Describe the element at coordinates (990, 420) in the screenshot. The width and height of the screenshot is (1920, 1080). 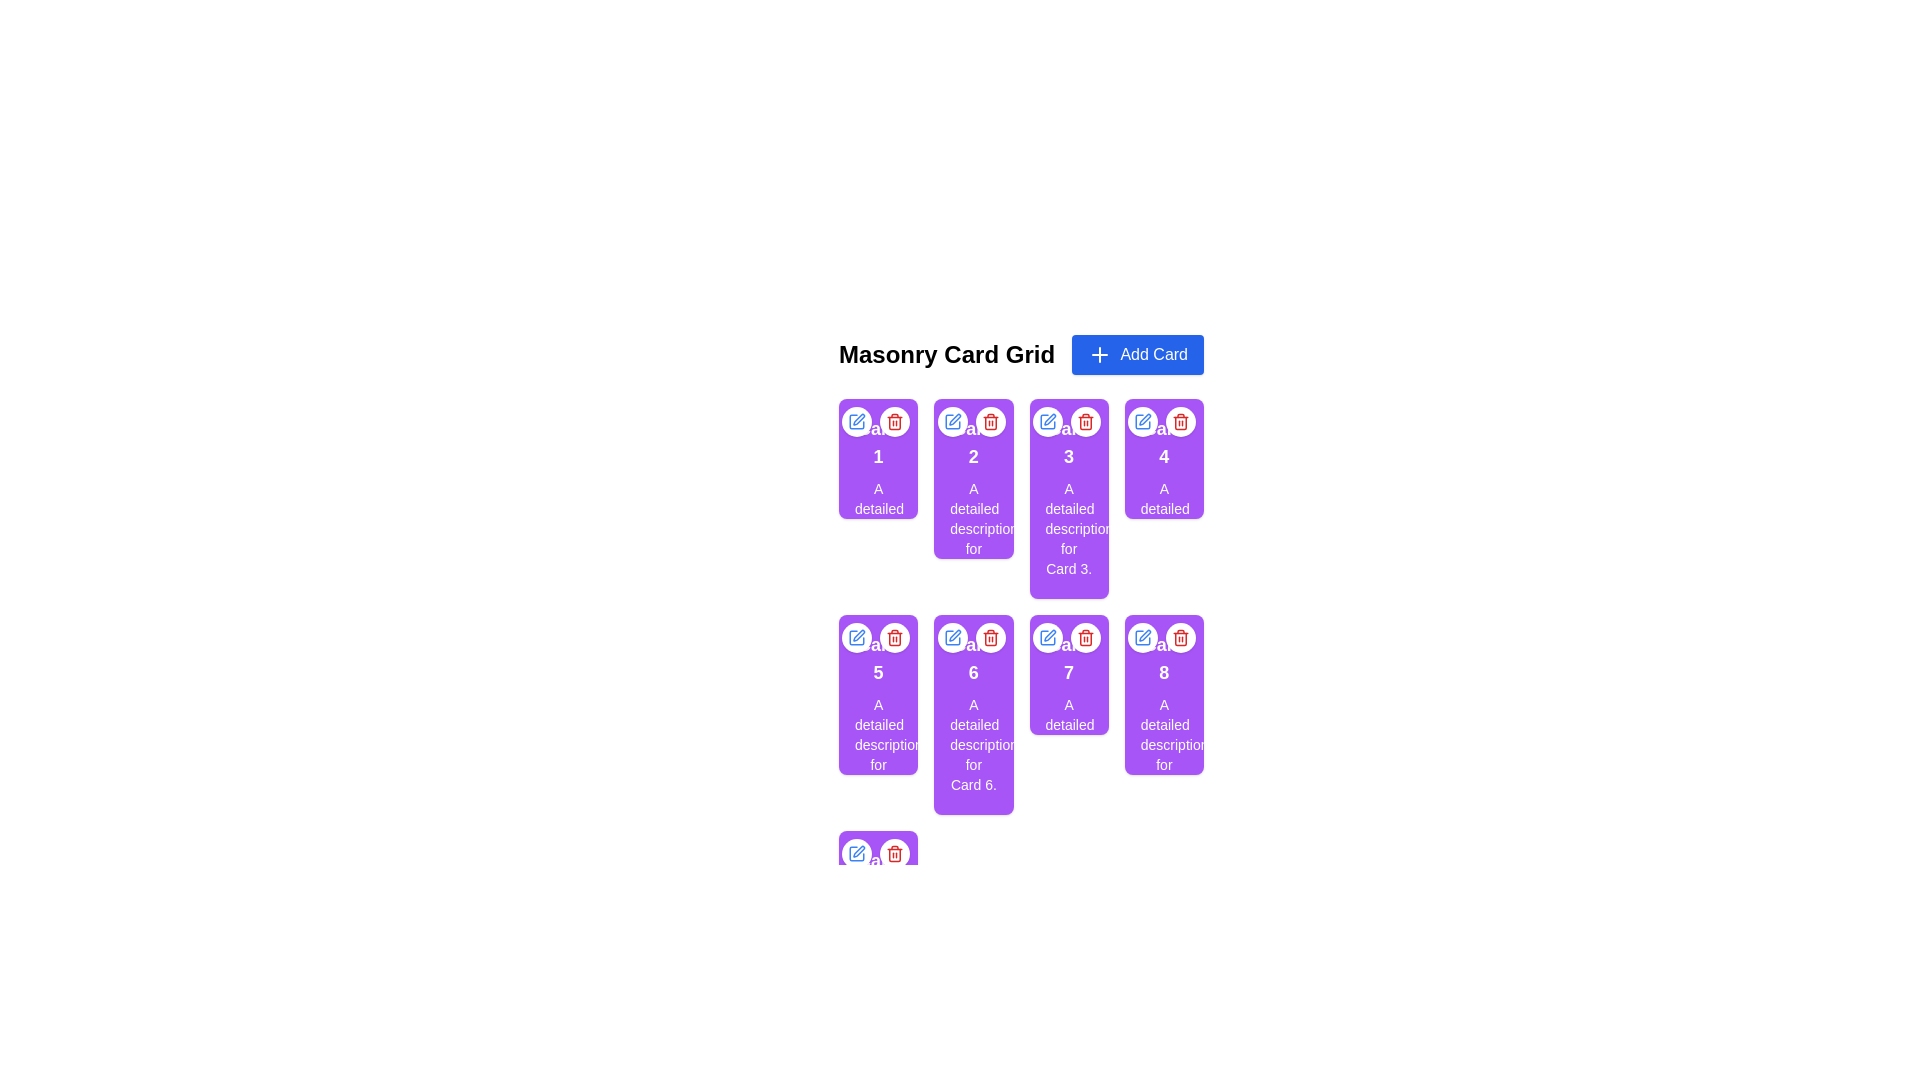
I see `the delete button icon located within a circular button at the top of card '2' in the masonry layout grid` at that location.